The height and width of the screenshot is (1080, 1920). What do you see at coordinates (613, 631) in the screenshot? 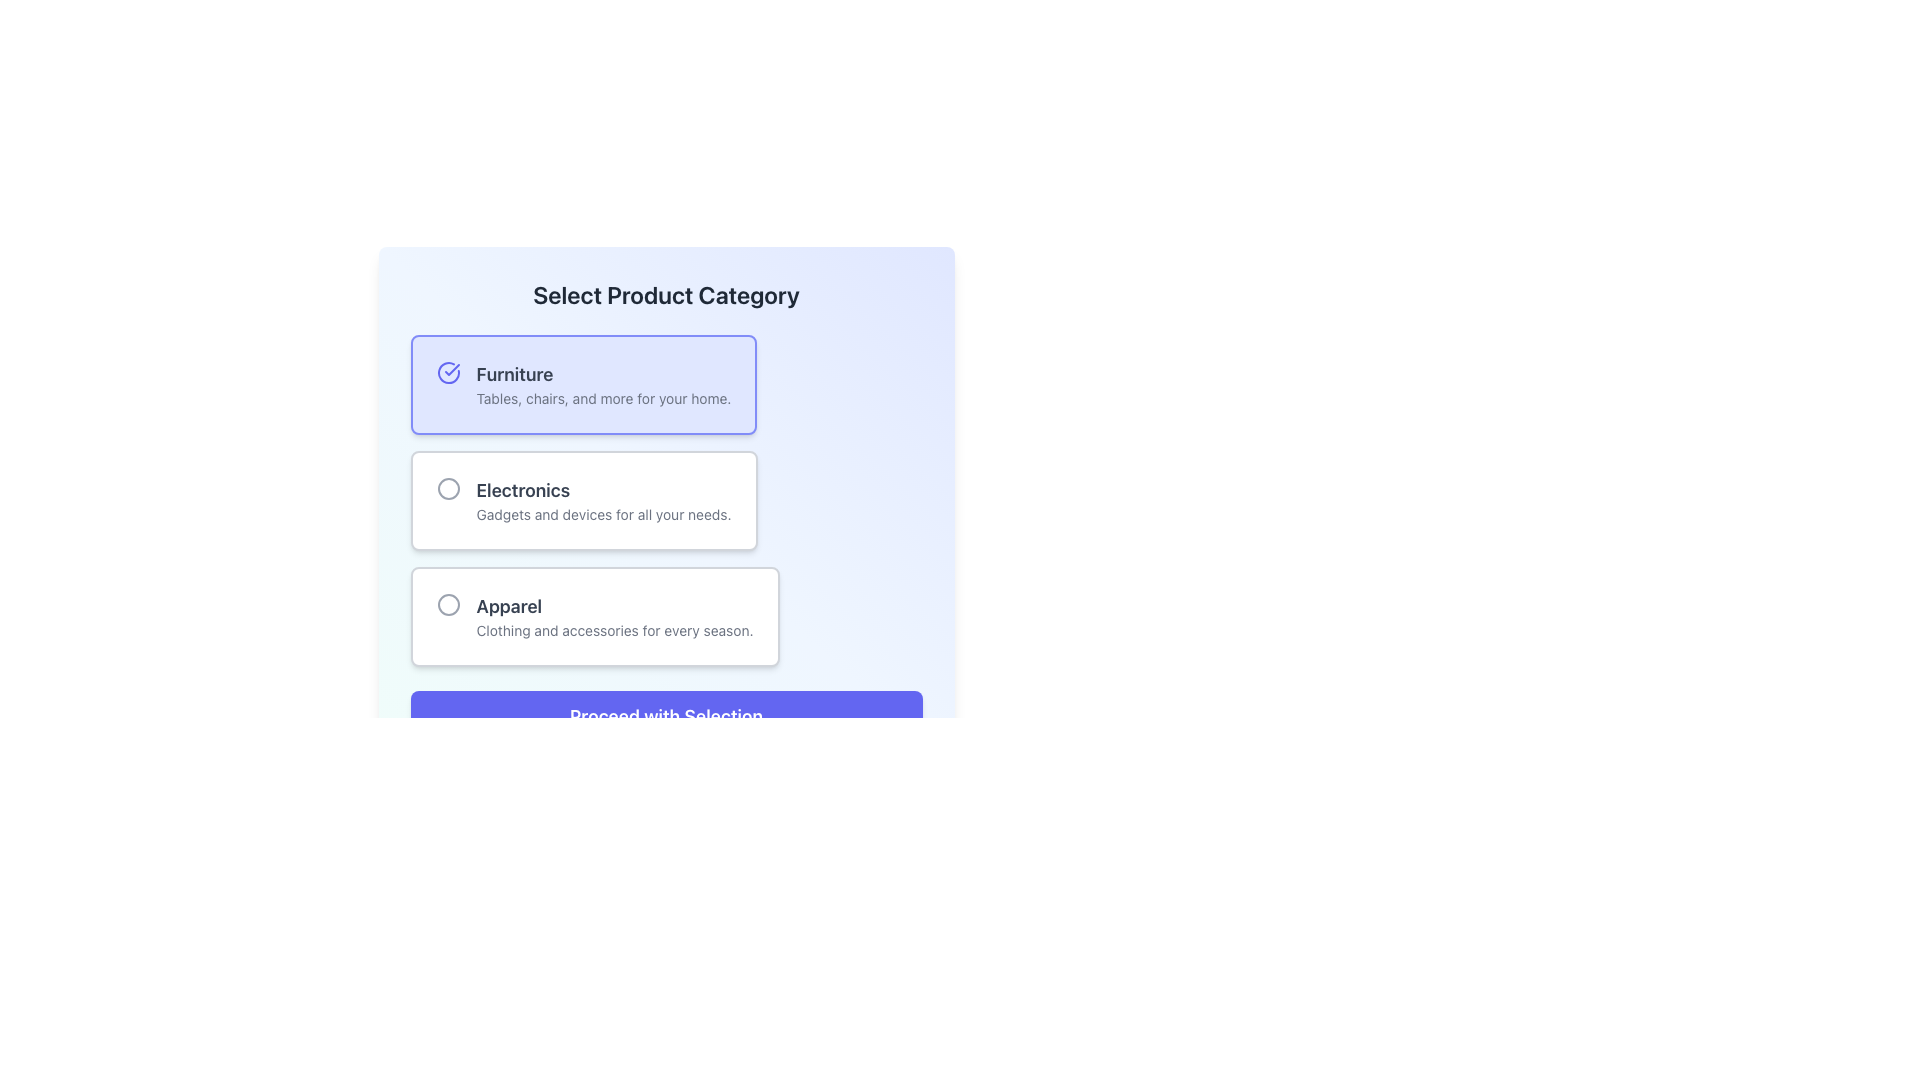
I see `the static text providing additional information about the 'Apparel' category, located directly beneath the heading 'Apparel' in the third selection box` at bounding box center [613, 631].